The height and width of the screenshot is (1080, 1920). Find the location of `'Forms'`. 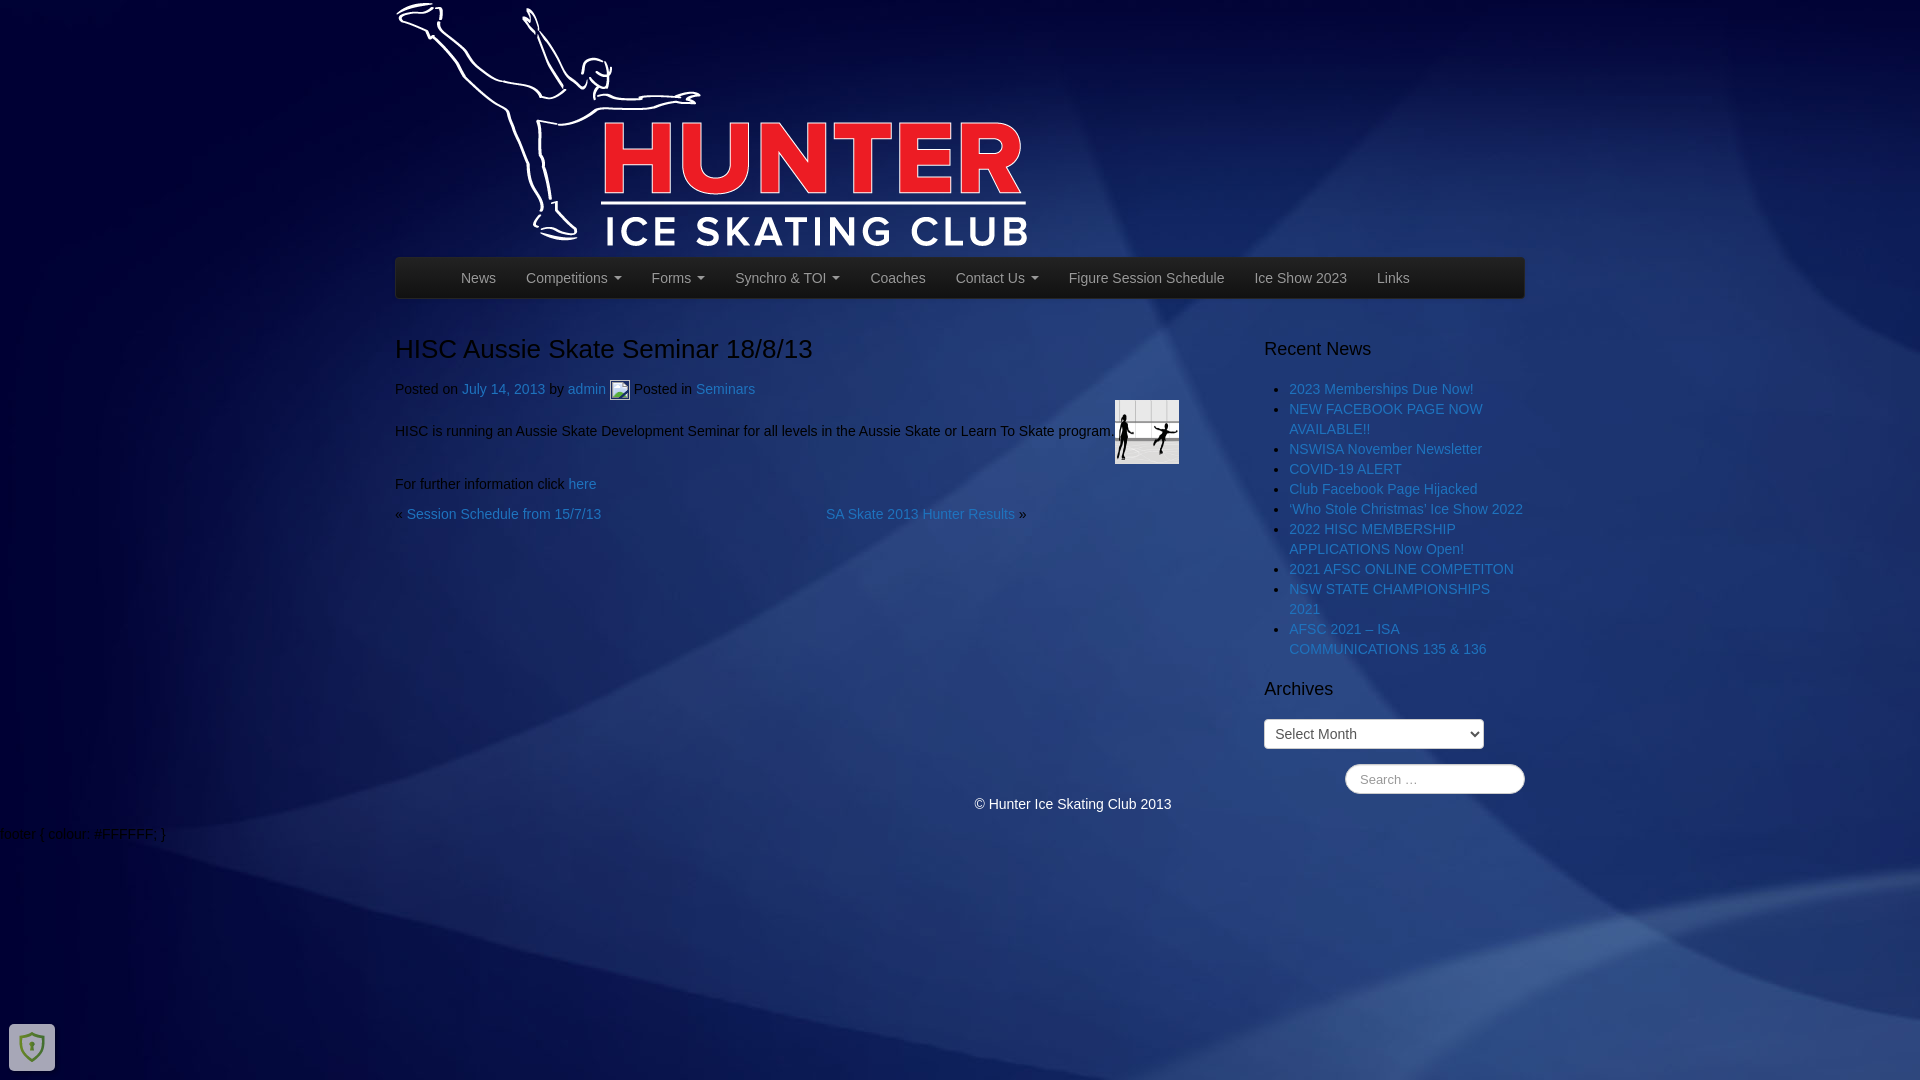

'Forms' is located at coordinates (678, 277).